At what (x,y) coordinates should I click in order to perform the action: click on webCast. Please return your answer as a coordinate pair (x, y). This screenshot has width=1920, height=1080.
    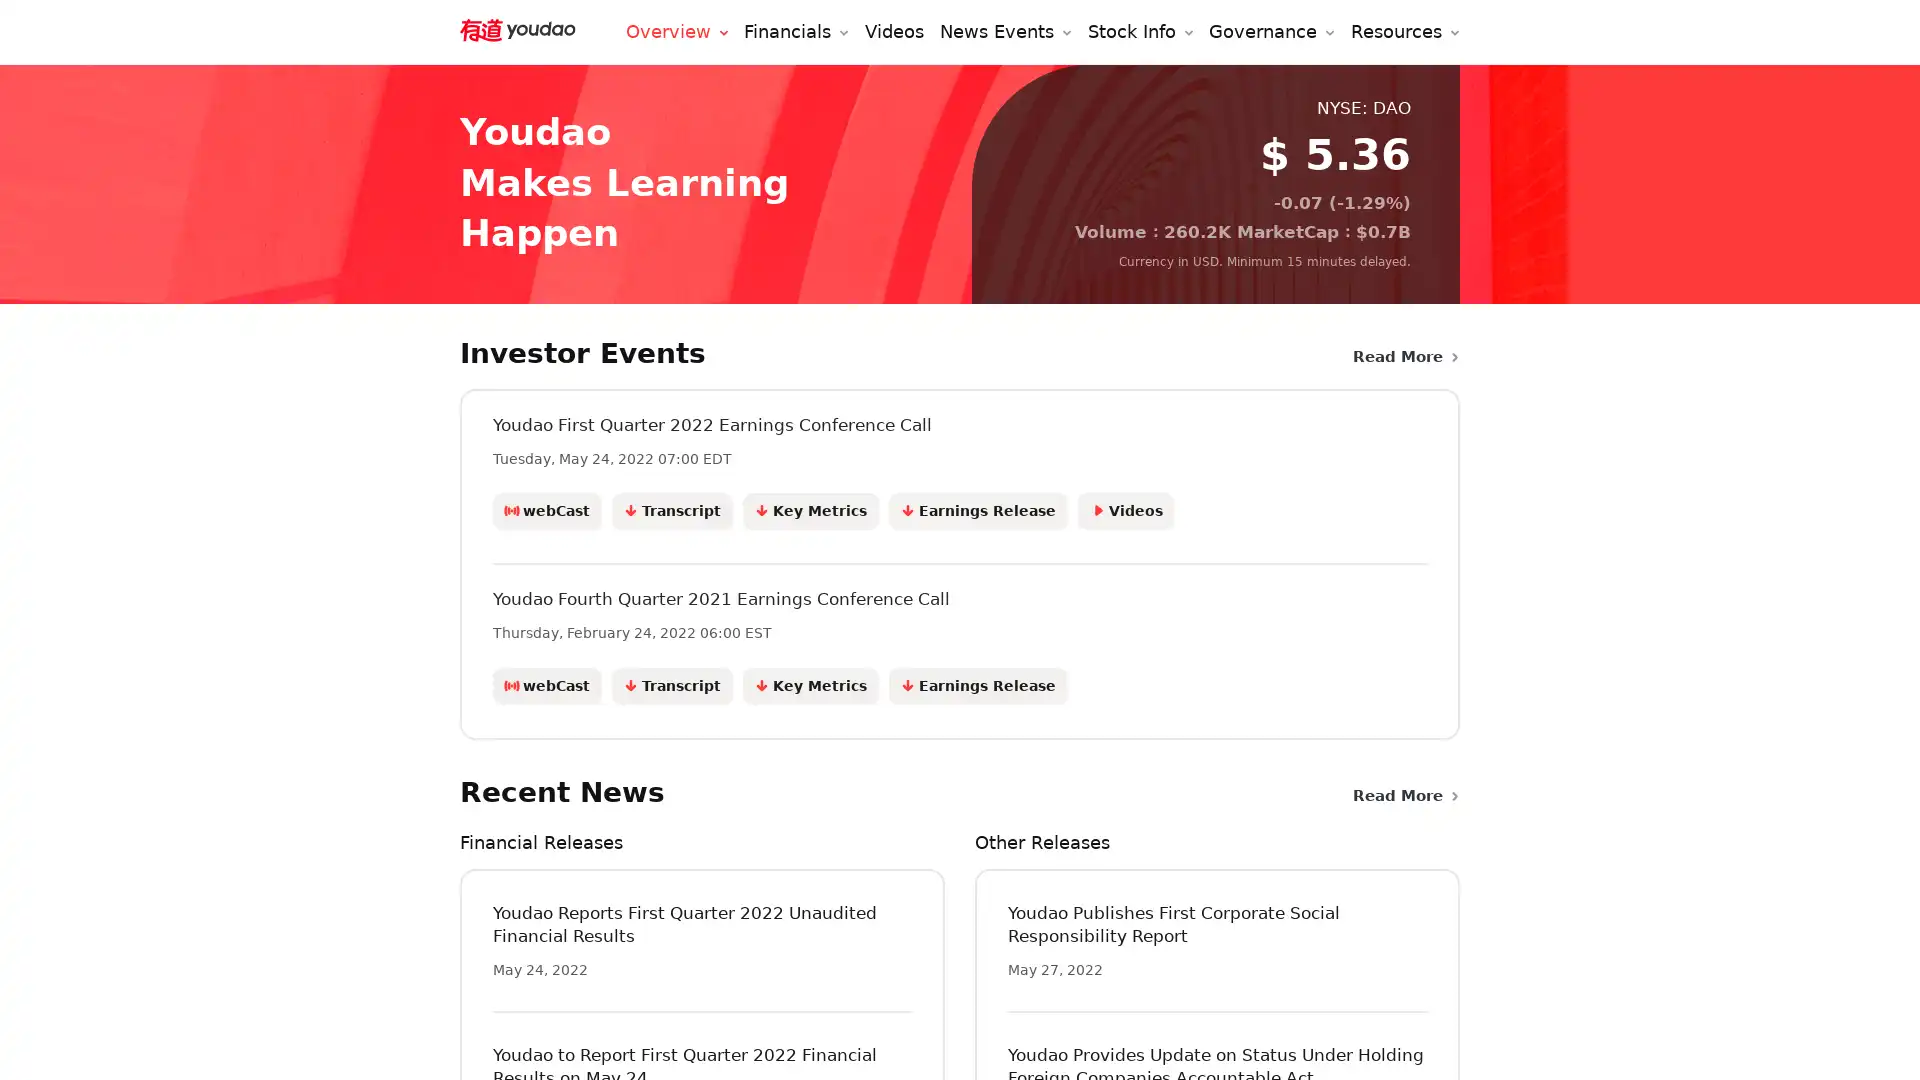
    Looking at the image, I should click on (546, 510).